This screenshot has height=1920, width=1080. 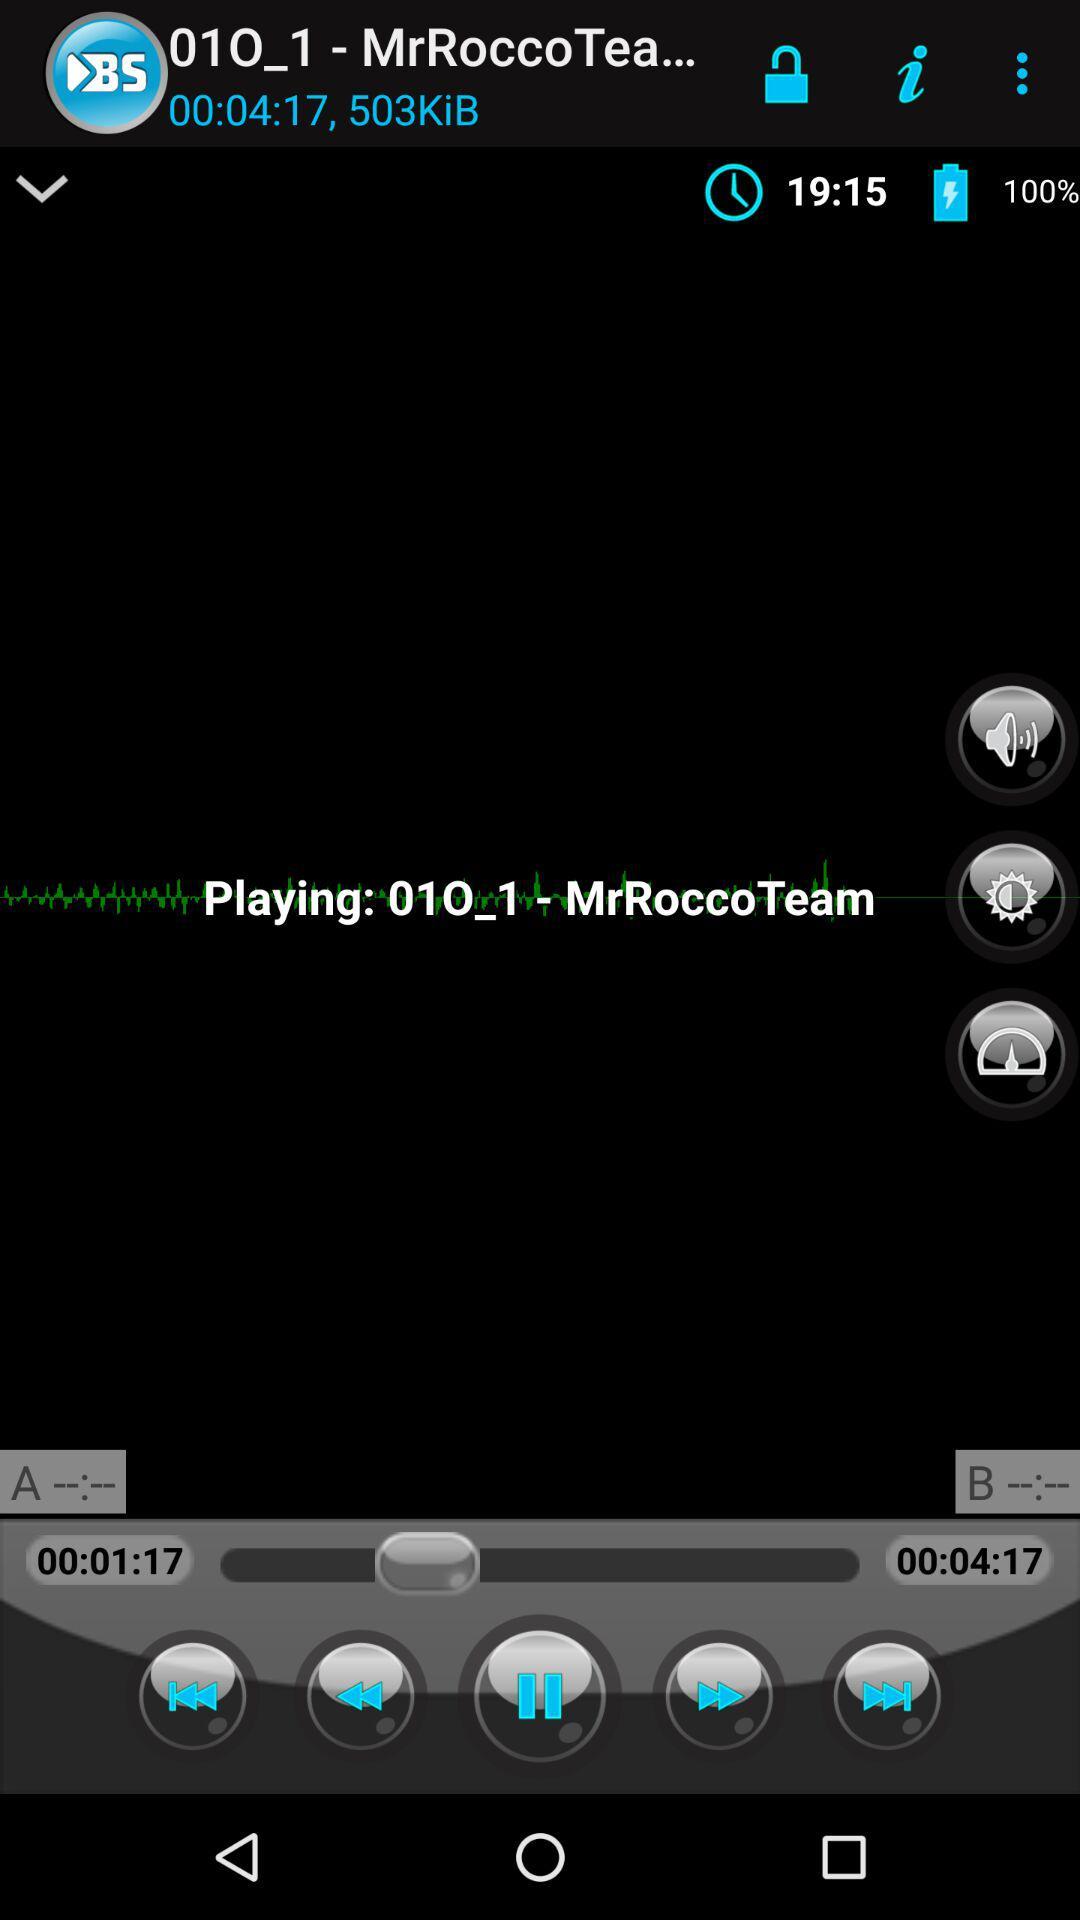 I want to click on pause, so click(x=540, y=1695).